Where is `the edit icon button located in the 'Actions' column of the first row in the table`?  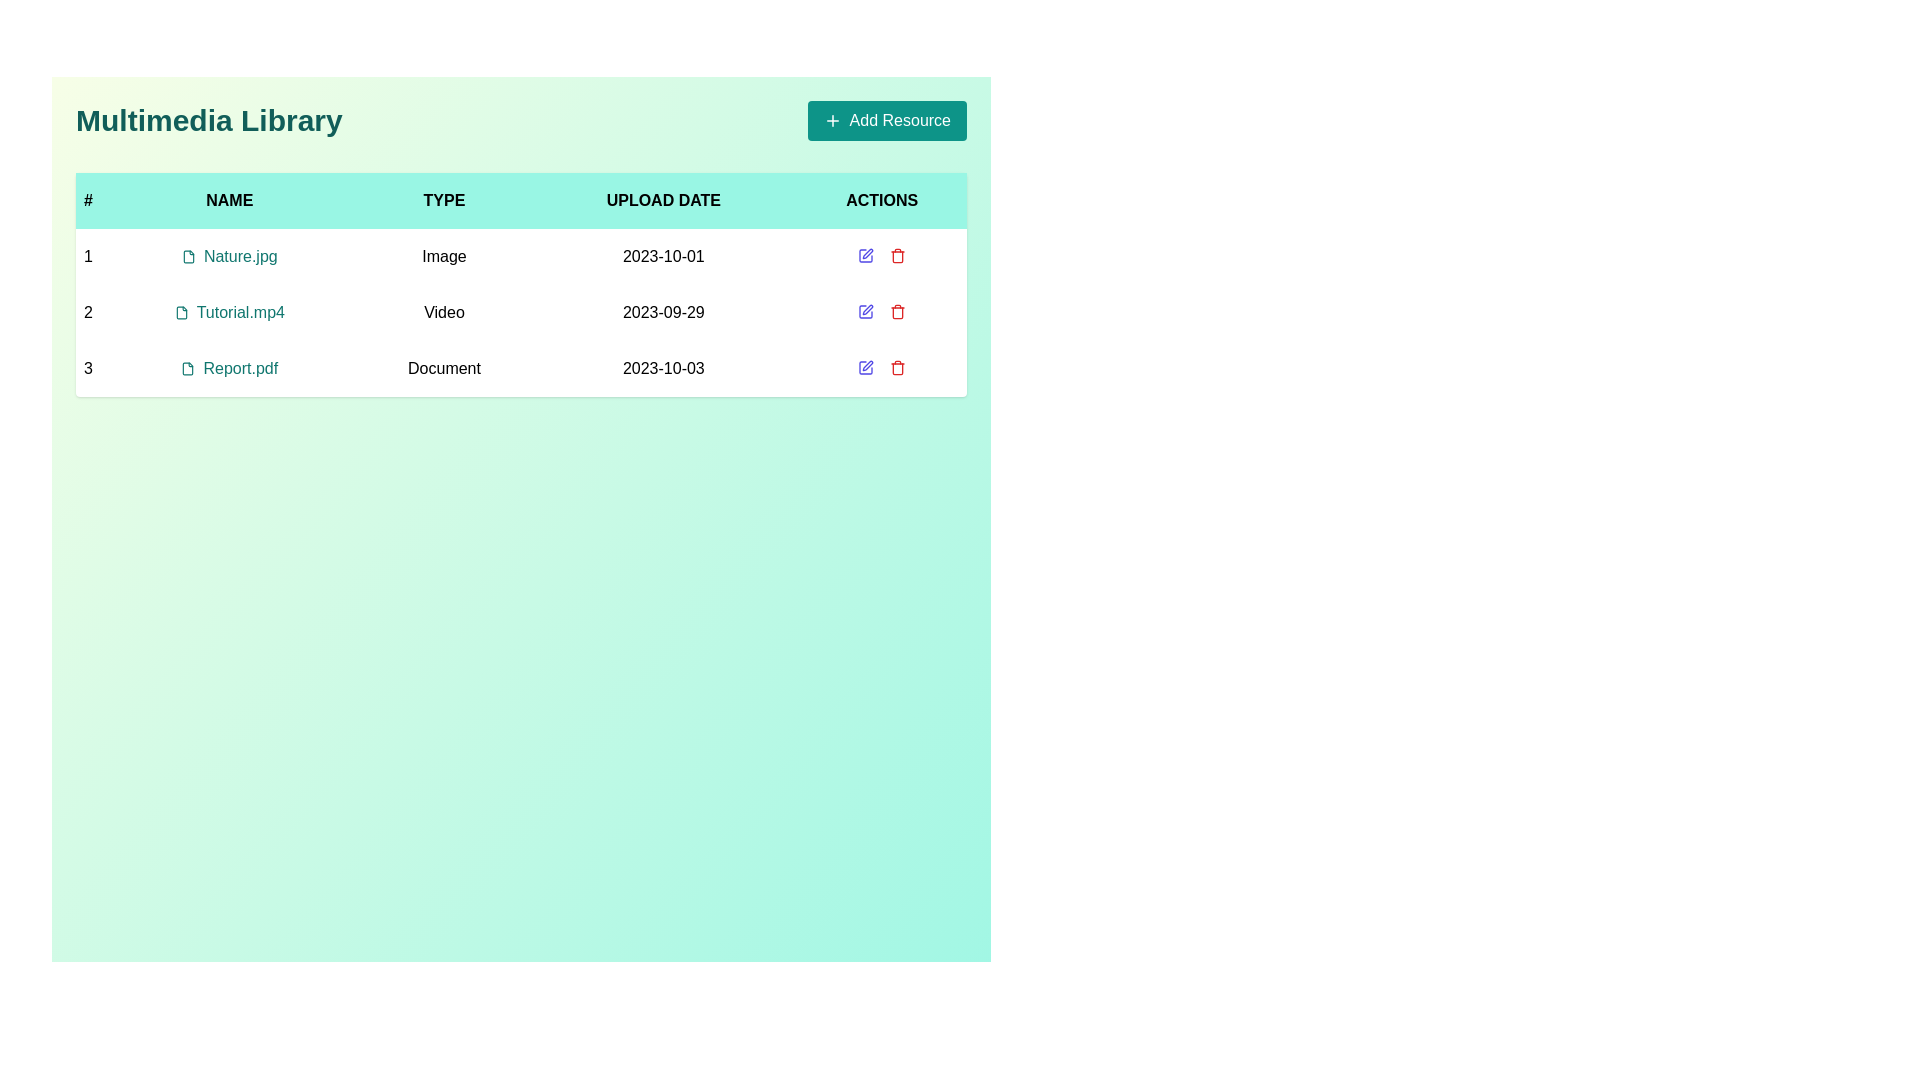 the edit icon button located in the 'Actions' column of the first row in the table is located at coordinates (868, 253).